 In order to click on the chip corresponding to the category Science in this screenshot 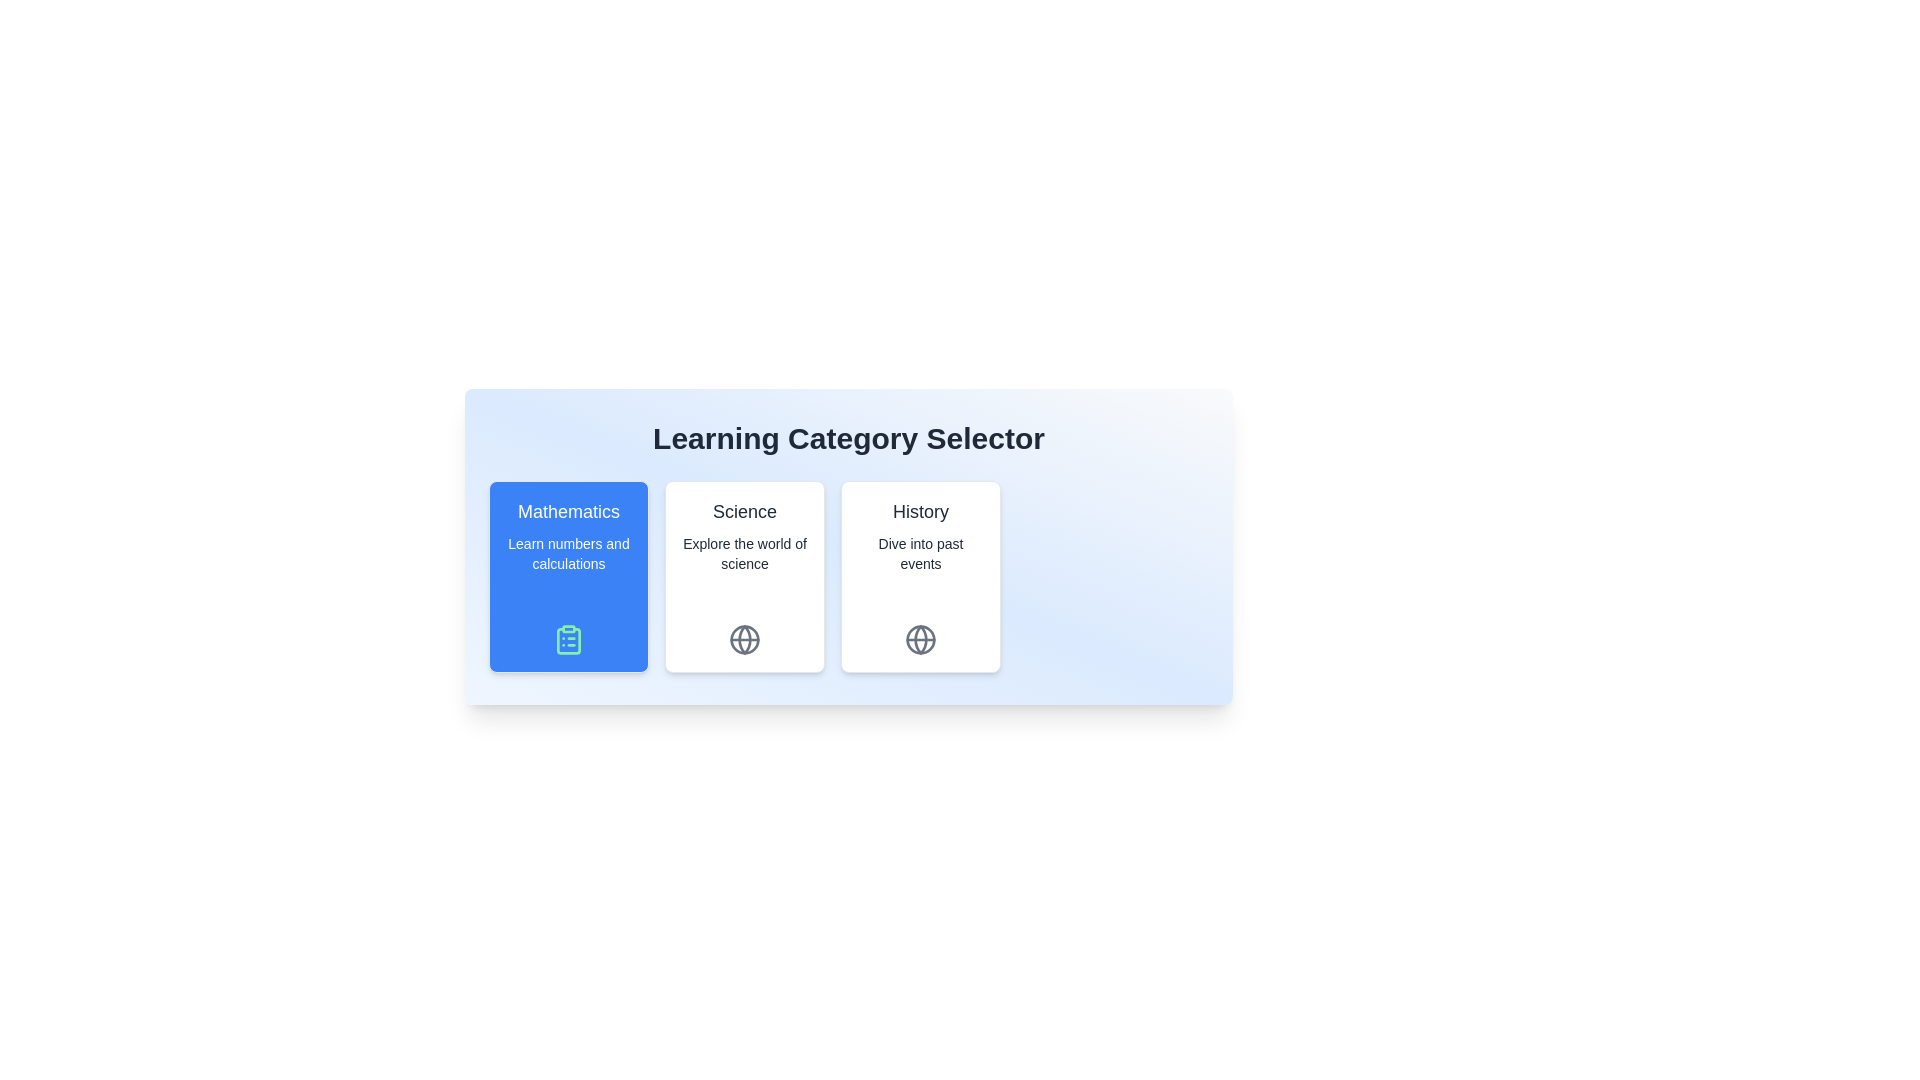, I will do `click(743, 577)`.